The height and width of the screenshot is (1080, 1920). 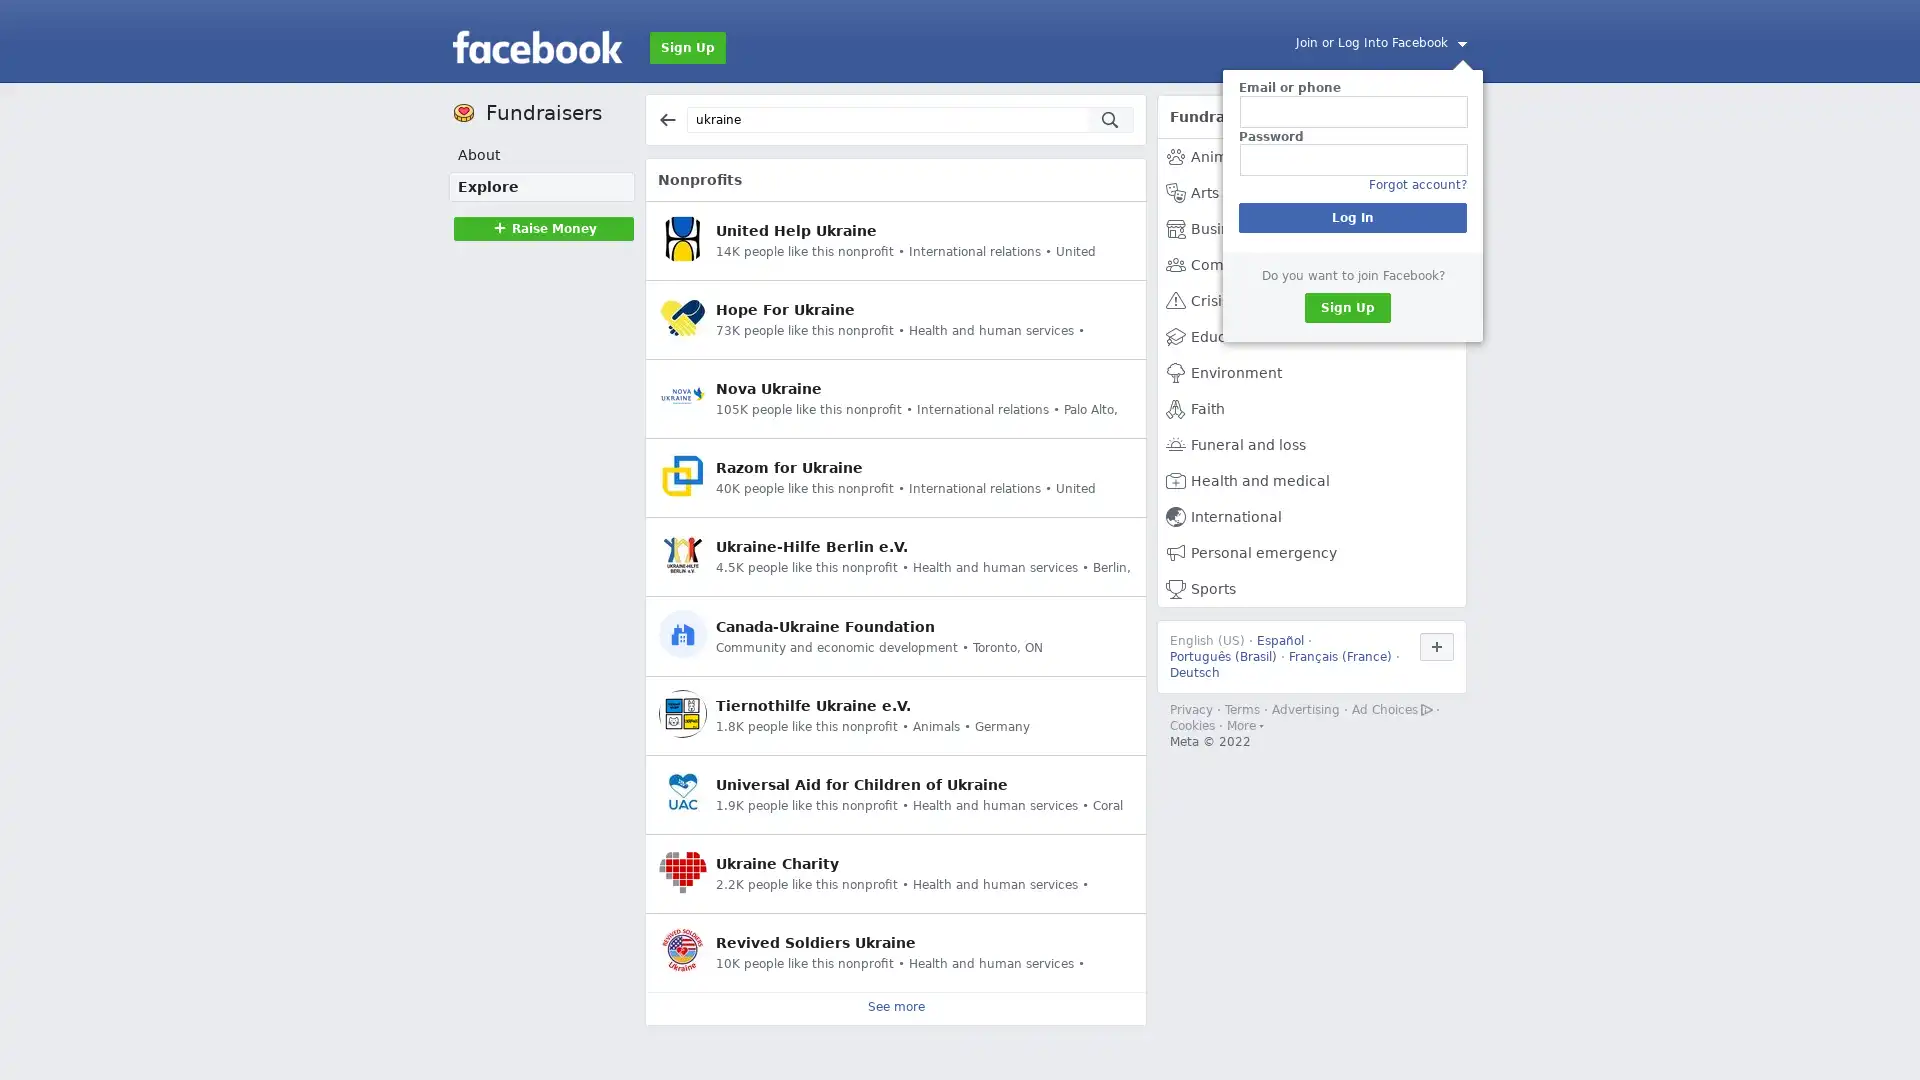 I want to click on Sign Up, so click(x=687, y=46).